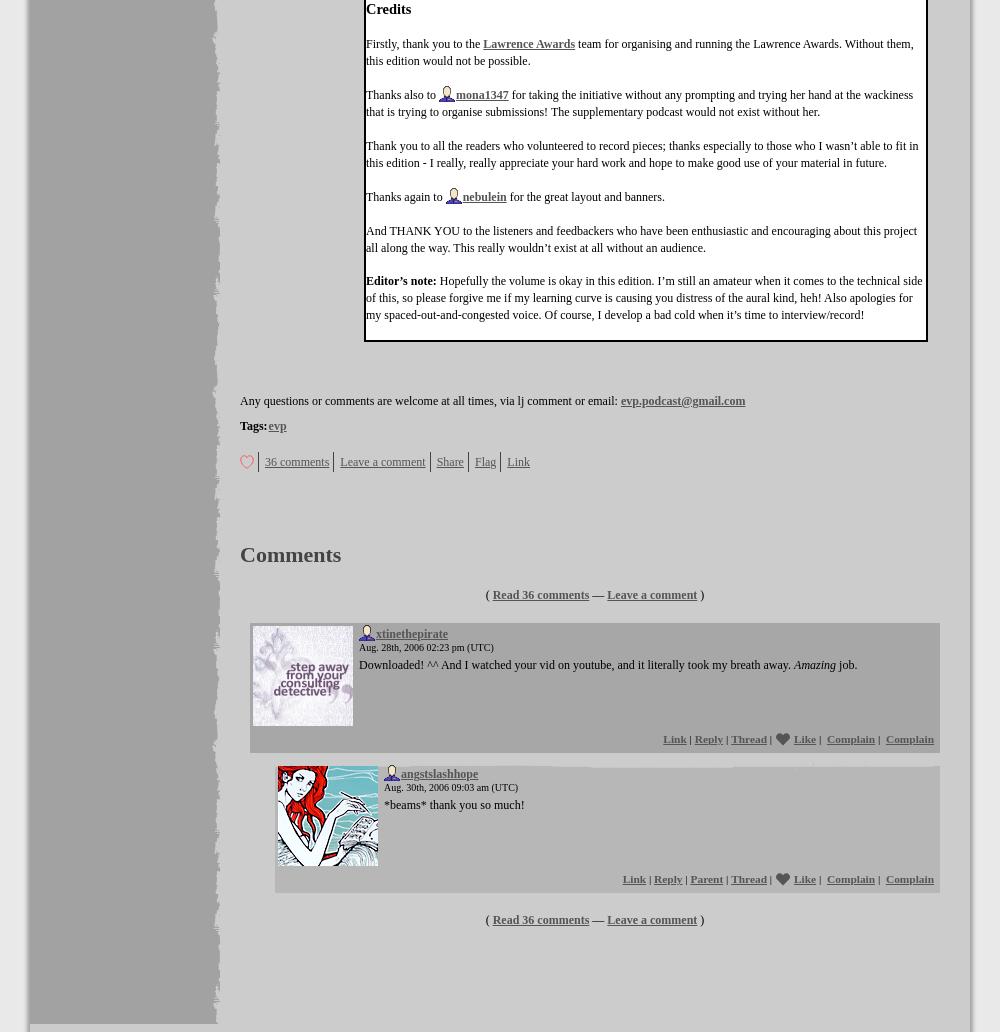  I want to click on 'xtinethepirate', so click(411, 633).